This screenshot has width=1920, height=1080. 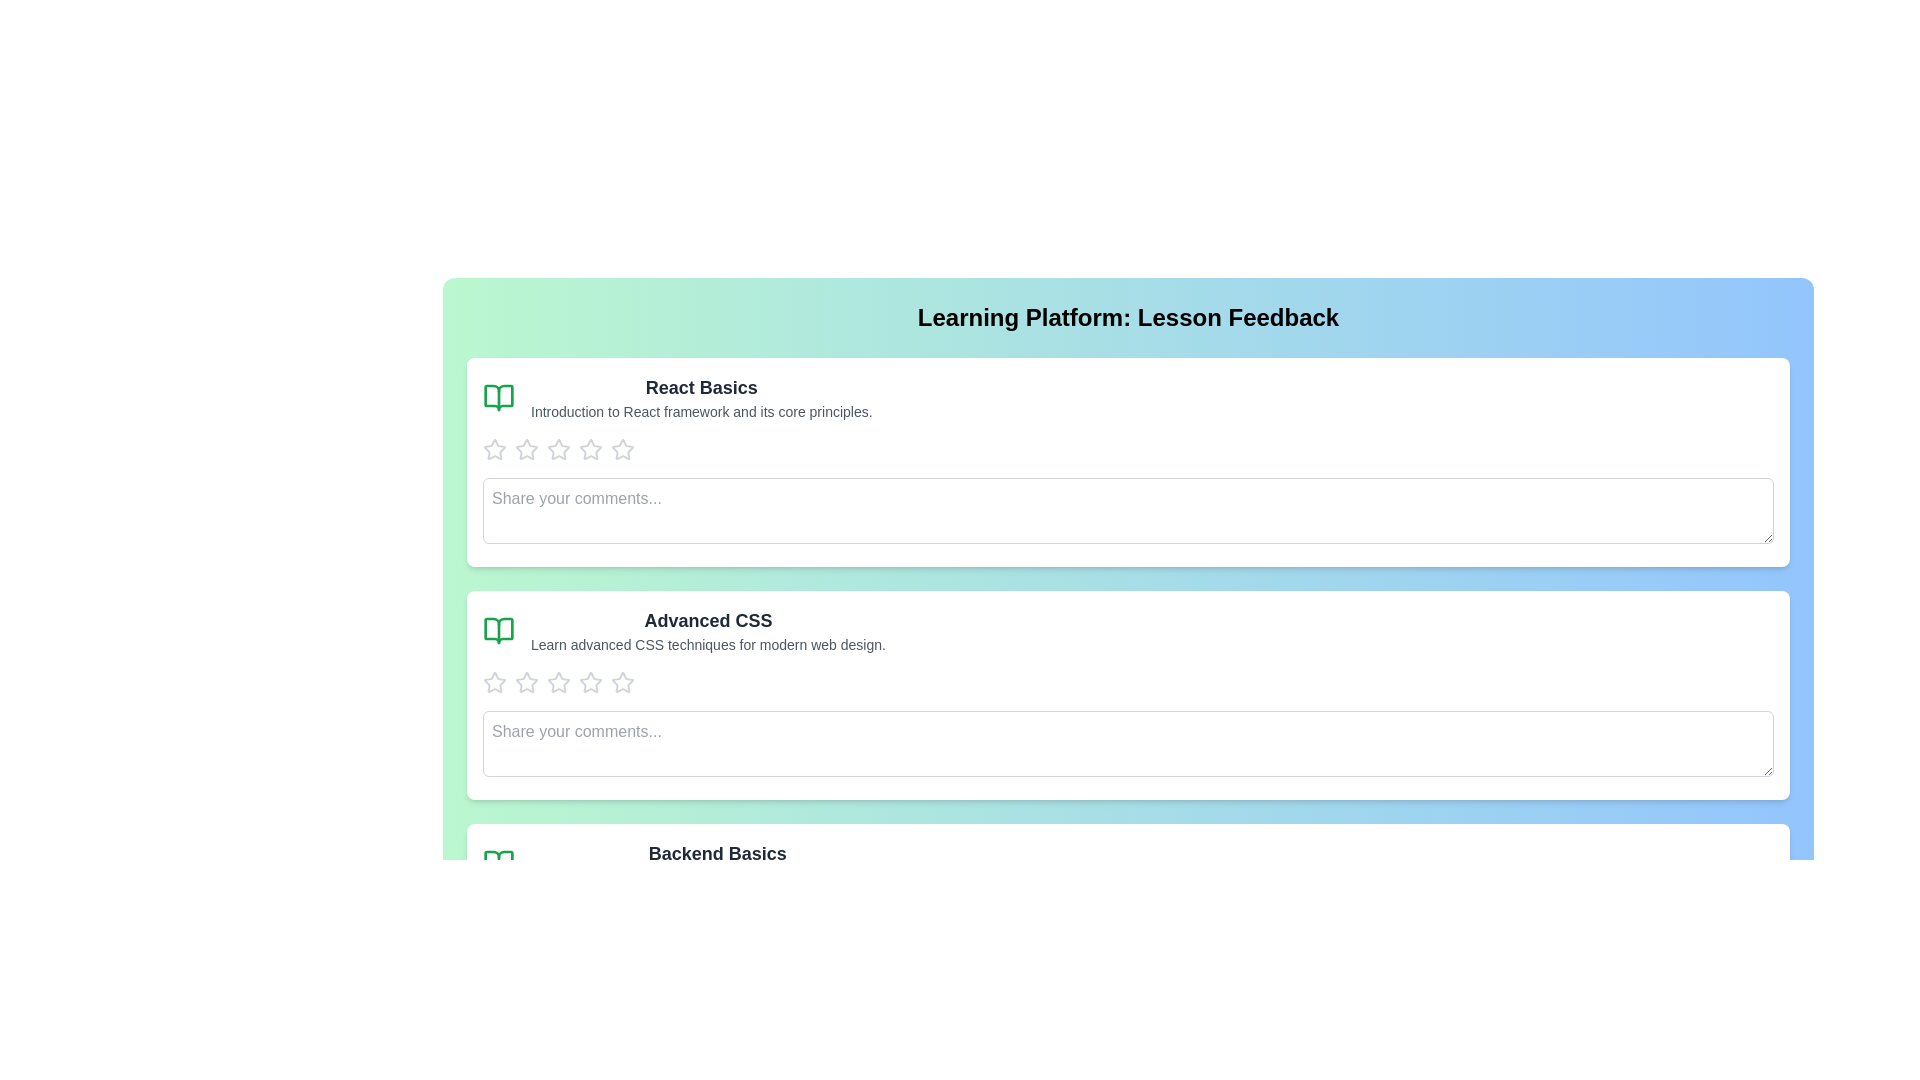 I want to click on the first hollow star icon to give a rating for the 'React Basics' course on the Learning Platform page, so click(x=494, y=448).